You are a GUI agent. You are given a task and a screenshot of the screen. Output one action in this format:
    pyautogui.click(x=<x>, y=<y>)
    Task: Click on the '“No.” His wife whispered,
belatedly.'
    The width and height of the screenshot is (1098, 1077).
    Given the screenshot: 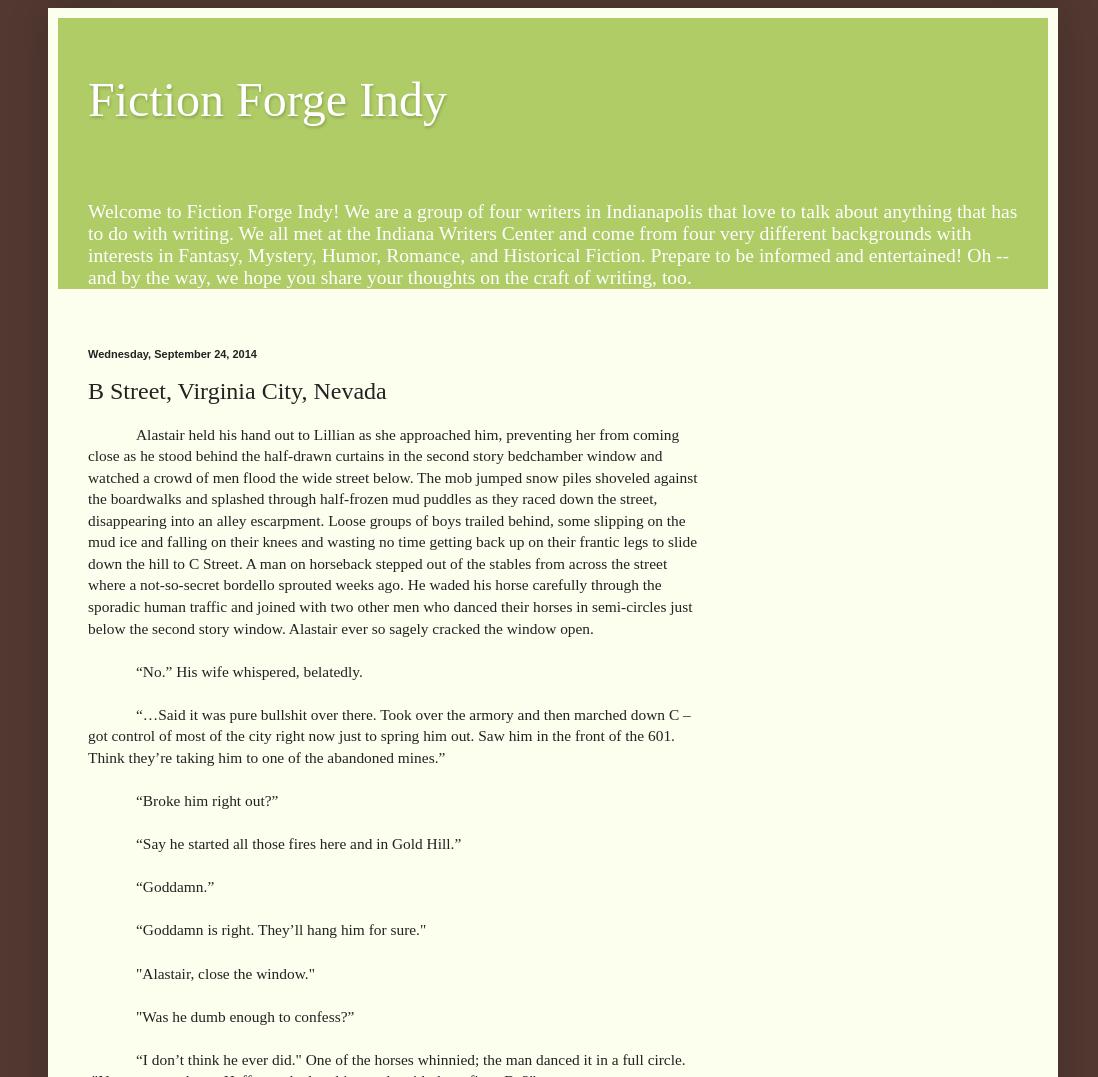 What is the action you would take?
    pyautogui.click(x=248, y=669)
    